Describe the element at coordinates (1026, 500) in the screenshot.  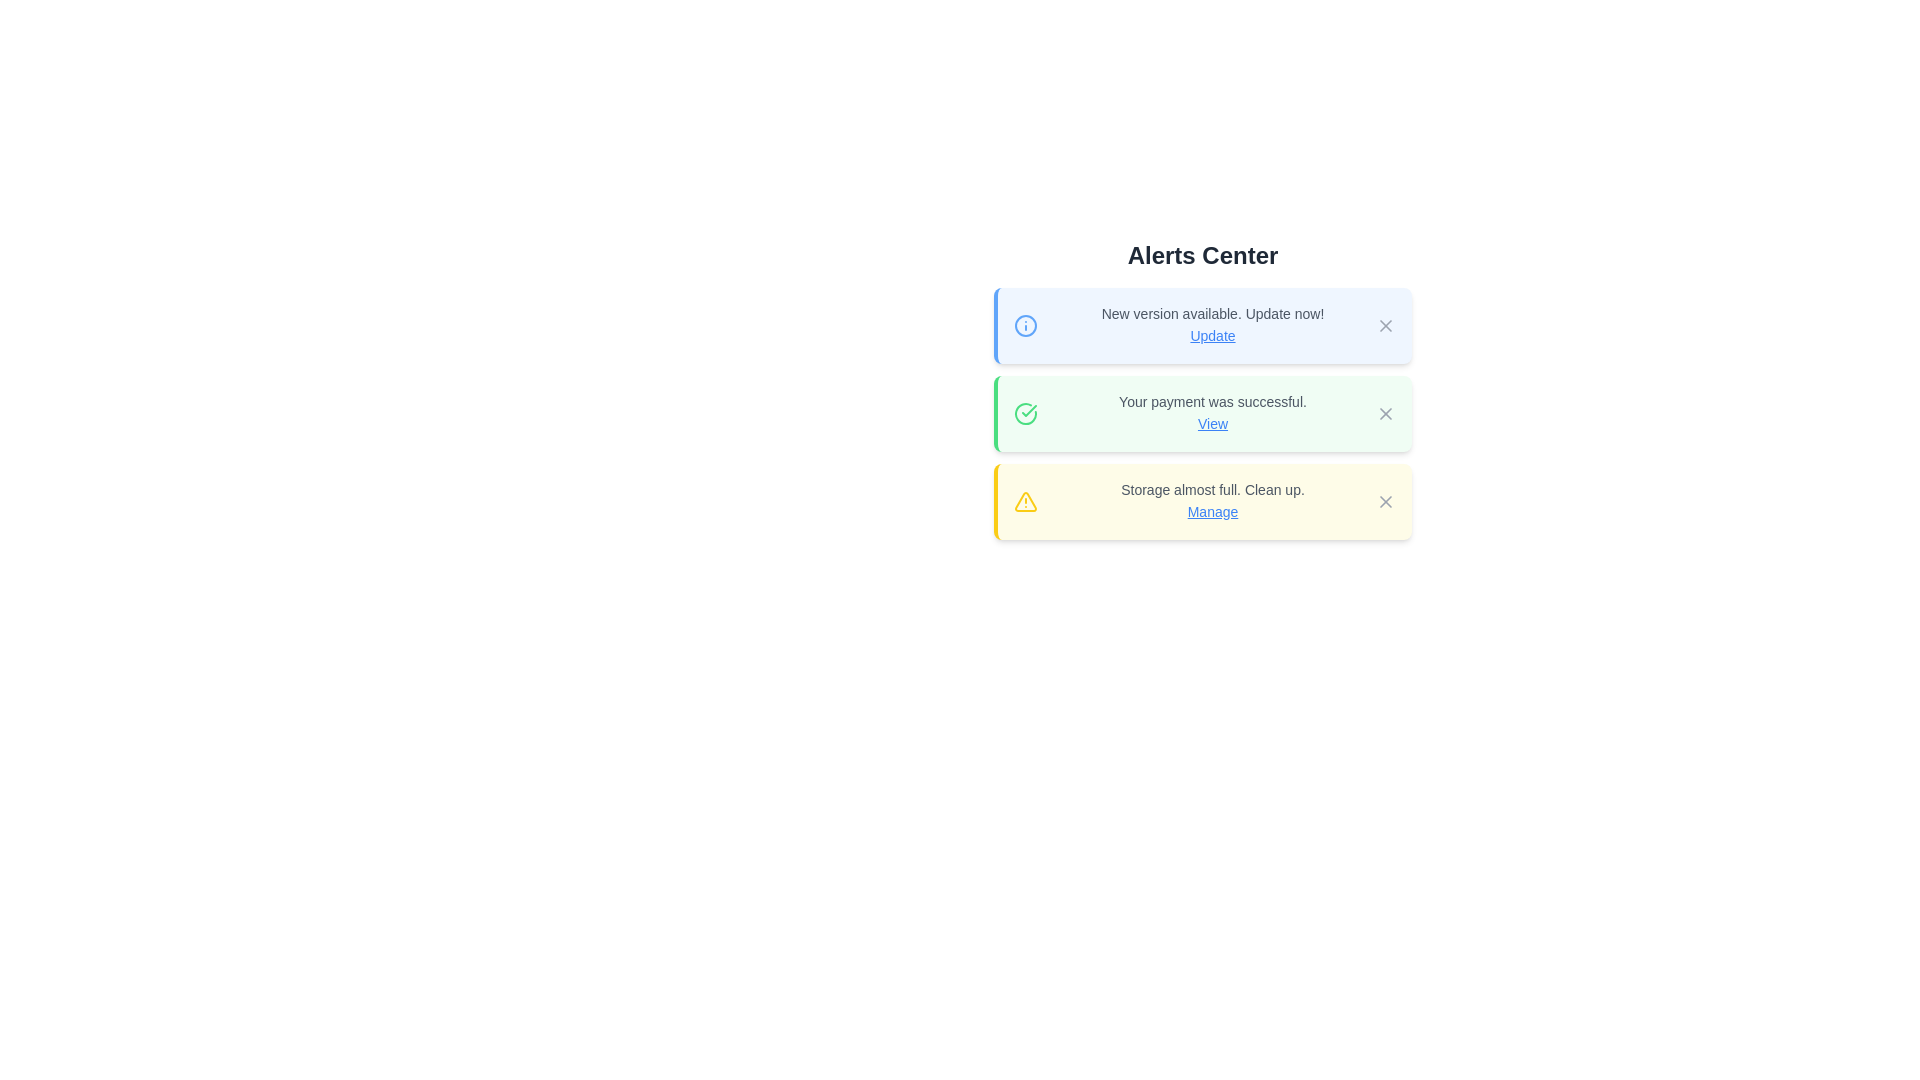
I see `the yellow triangular warning icon with a black outline and exclamation mark, located within the notification card that reads 'Storage almost full. Clean up. Manage'` at that location.